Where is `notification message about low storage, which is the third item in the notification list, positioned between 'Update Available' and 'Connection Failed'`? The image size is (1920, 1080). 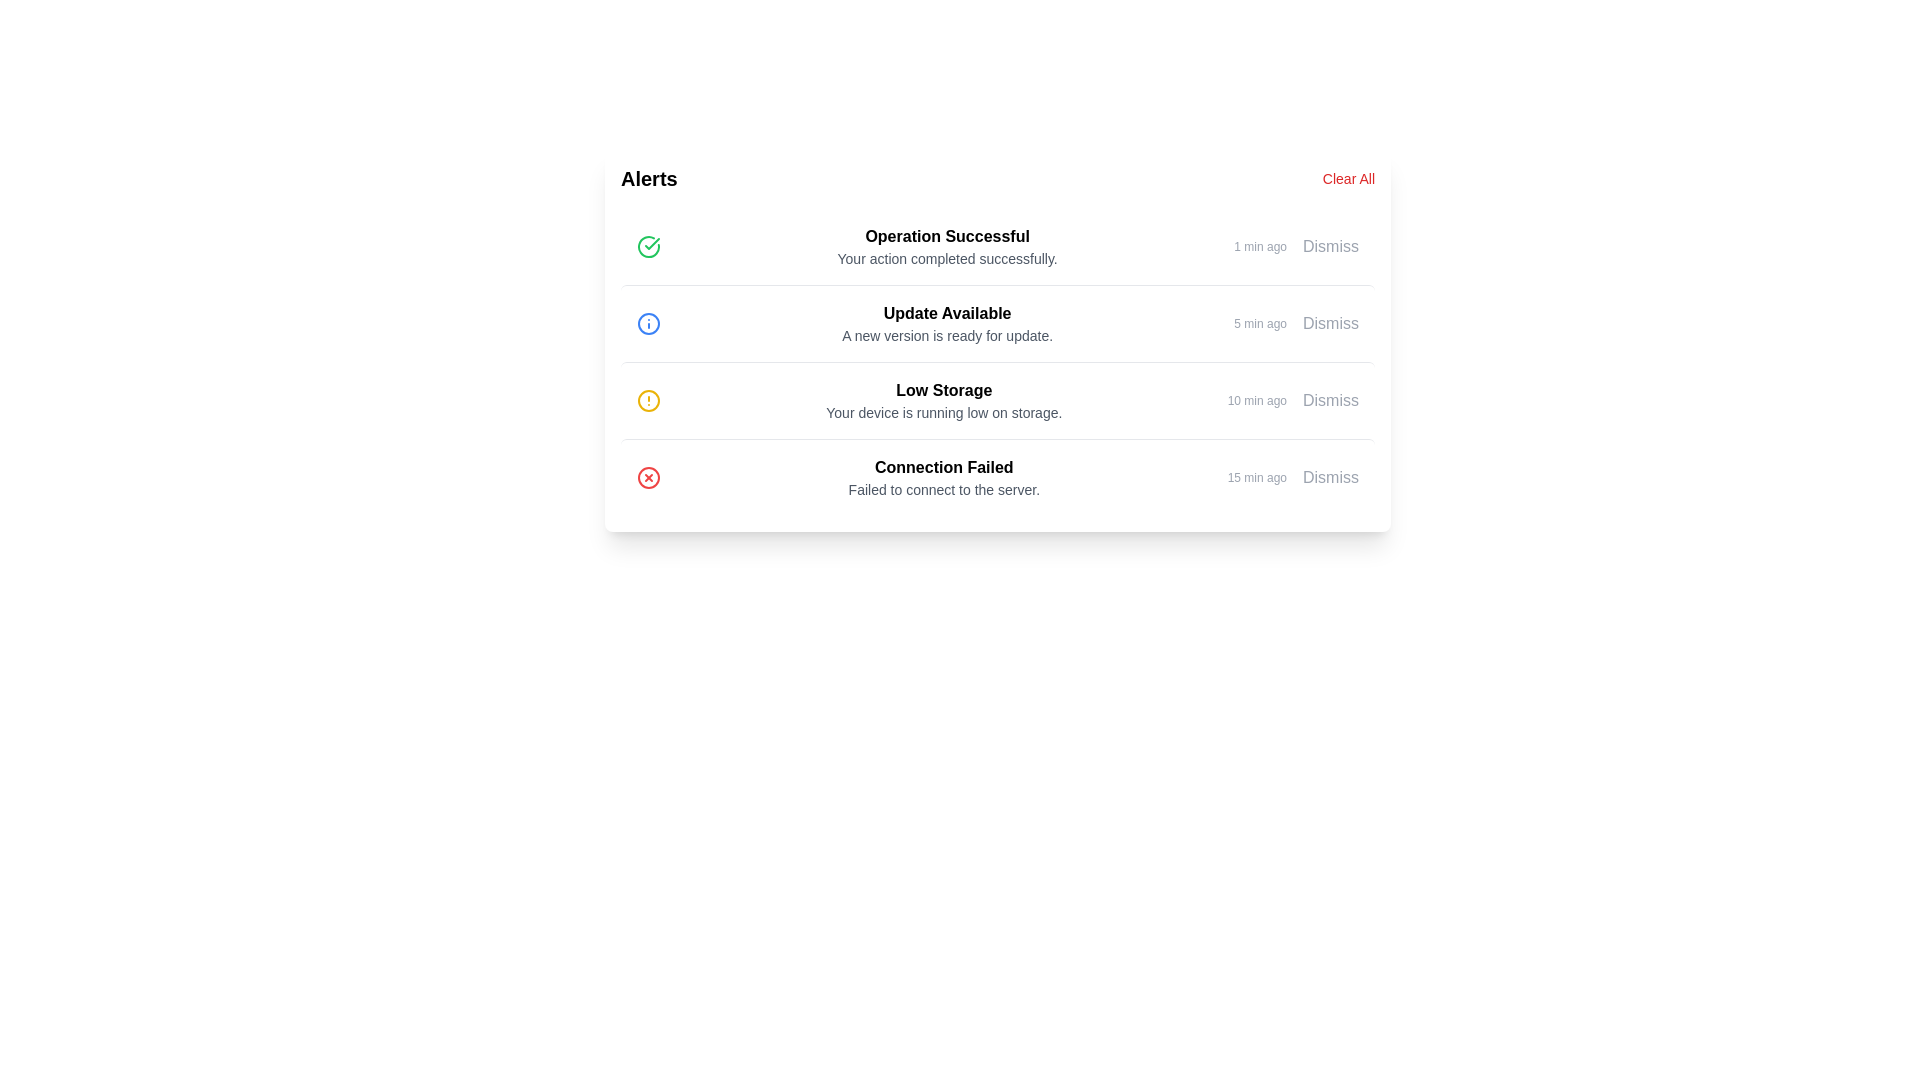 notification message about low storage, which is the third item in the notification list, positioned between 'Update Available' and 'Connection Failed' is located at coordinates (943, 401).